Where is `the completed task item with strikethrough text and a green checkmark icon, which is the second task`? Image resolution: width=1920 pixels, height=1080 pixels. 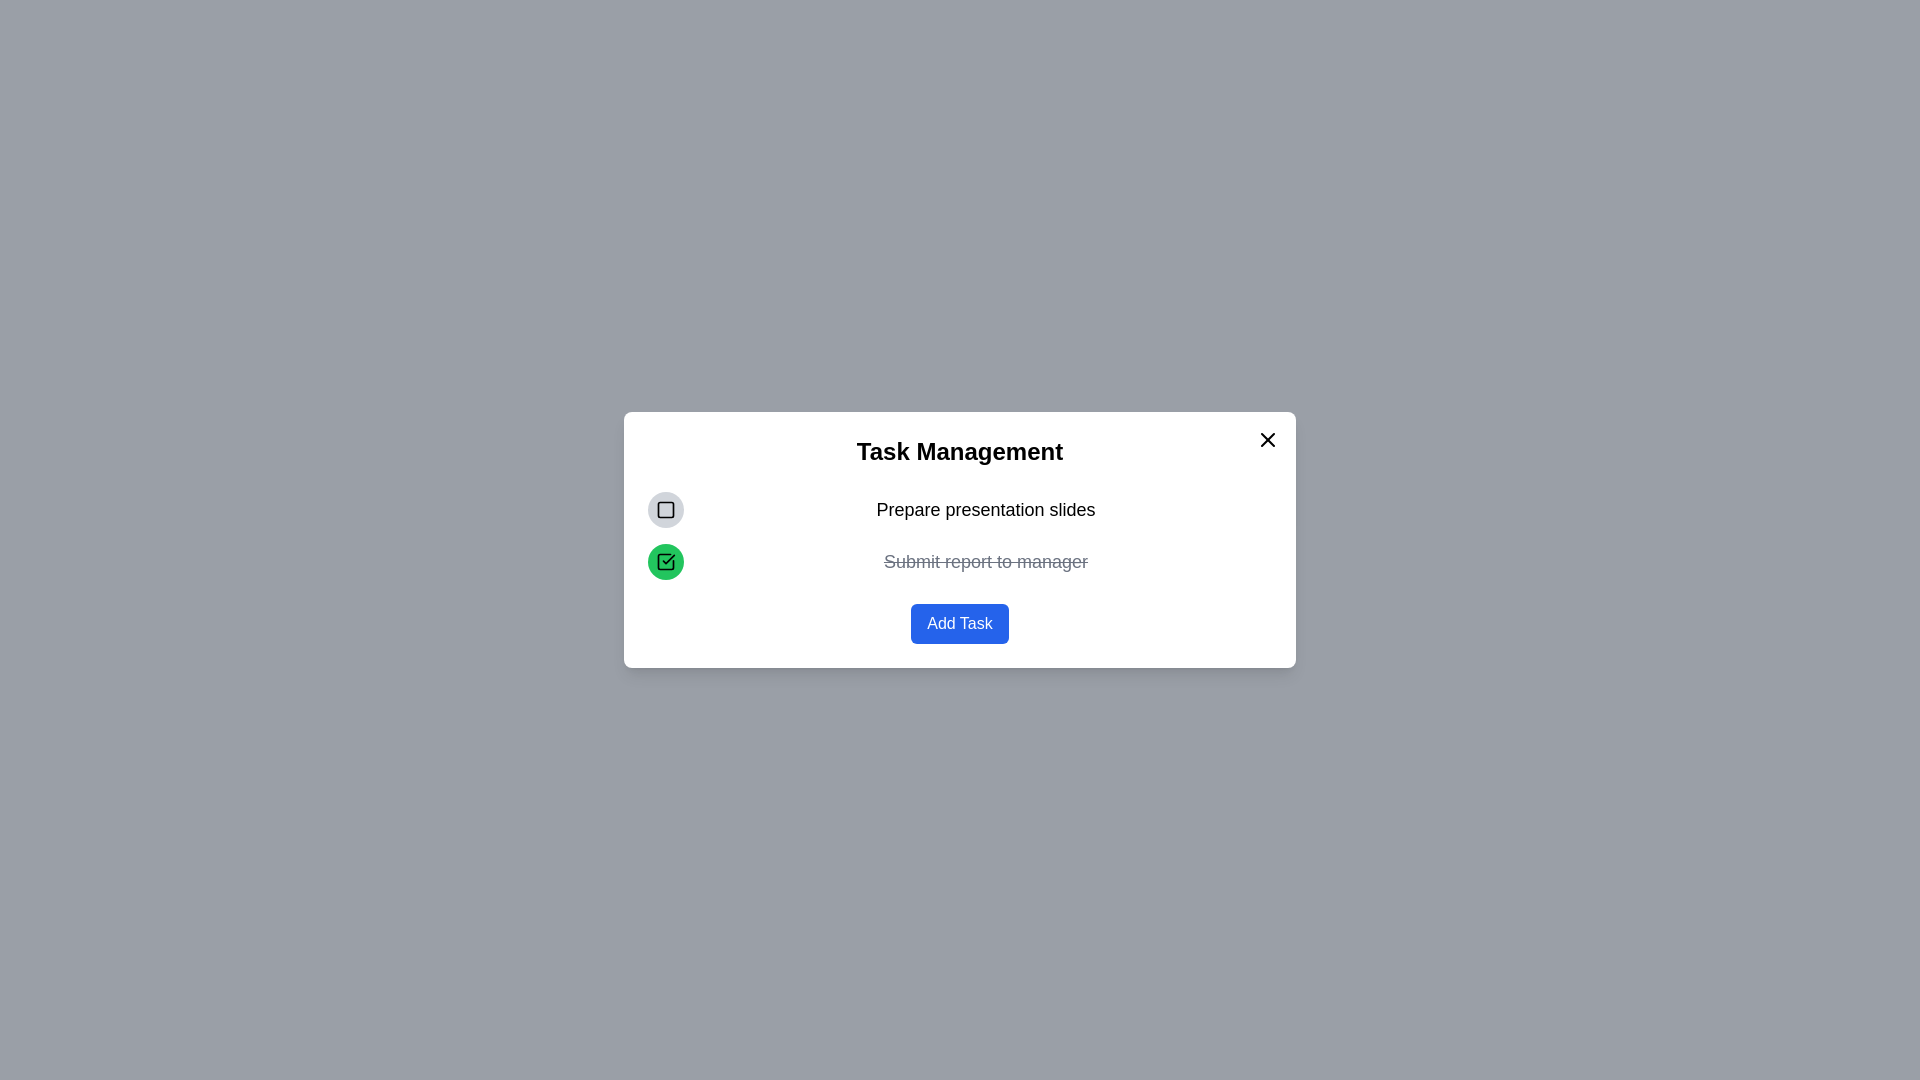
the completed task item with strikethrough text and a green checkmark icon, which is the second task is located at coordinates (960, 562).